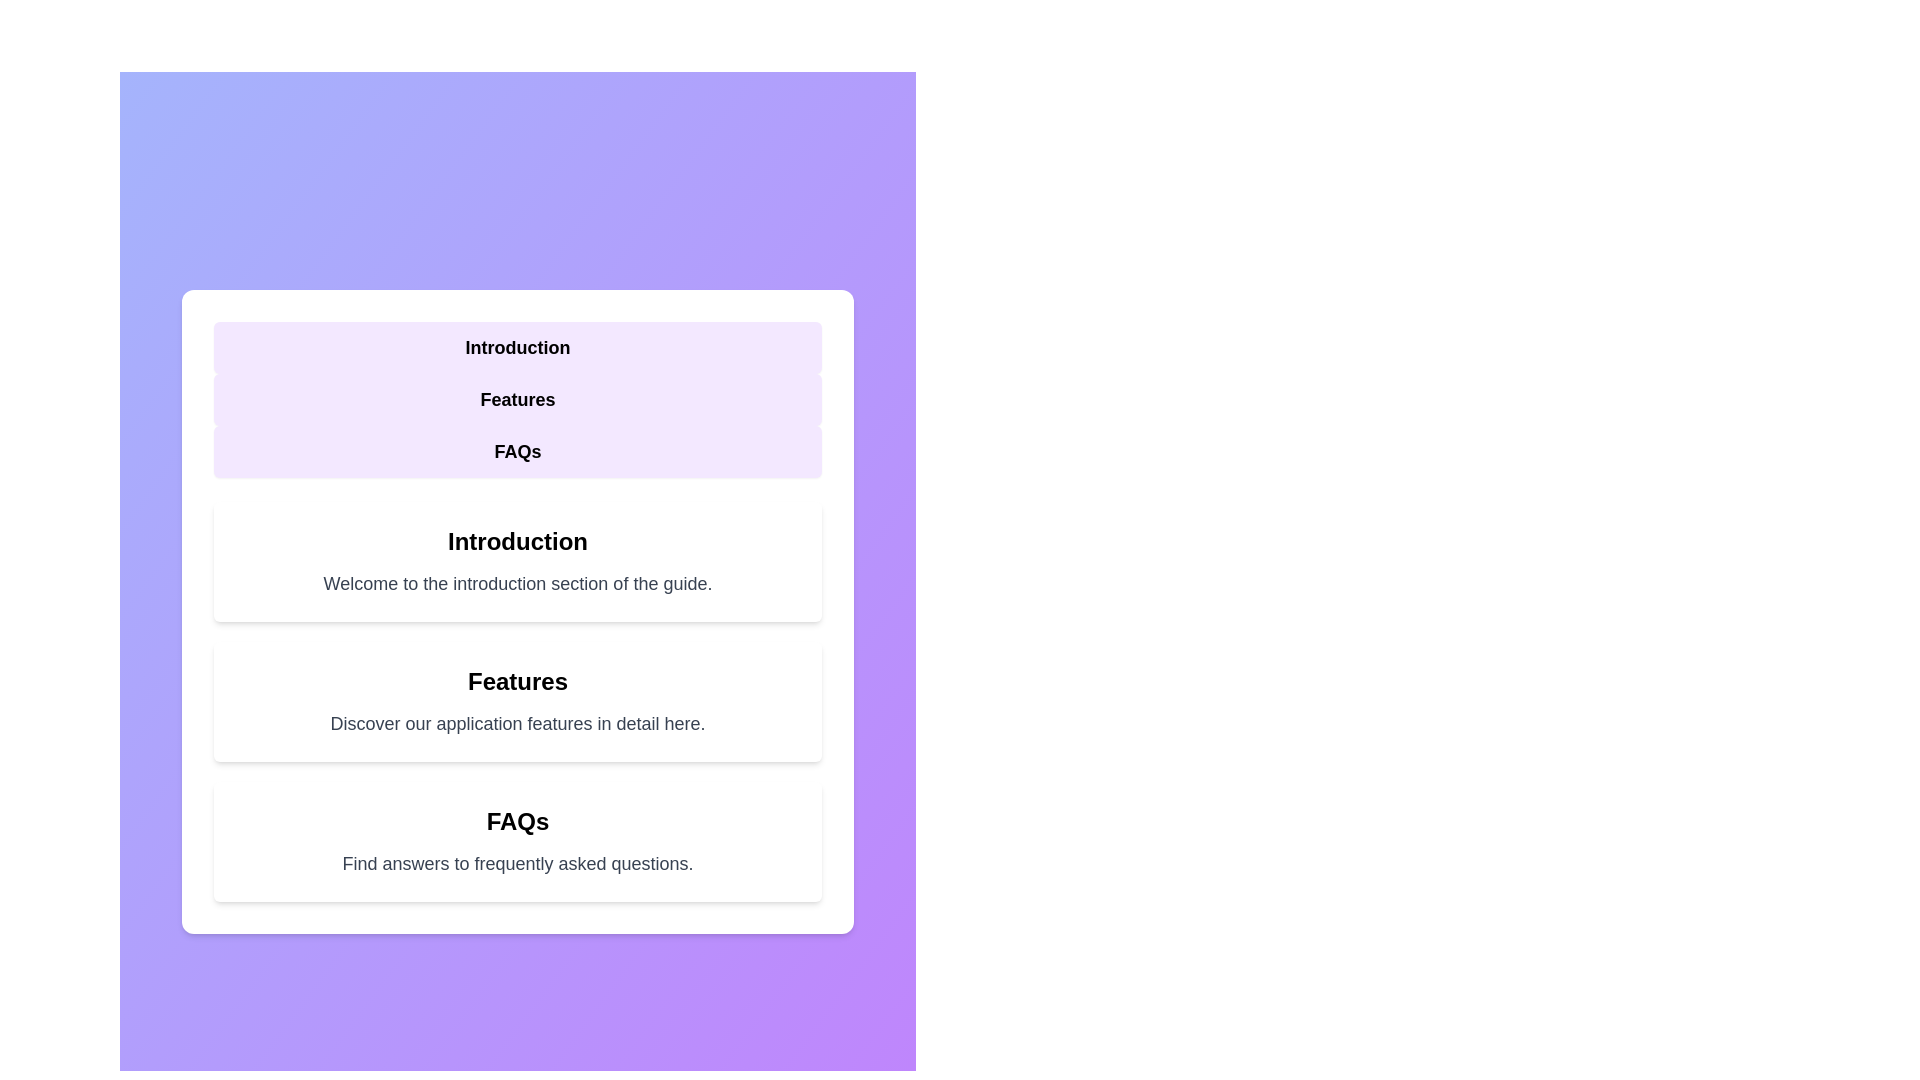 The width and height of the screenshot is (1920, 1080). Describe the element at coordinates (518, 451) in the screenshot. I see `the 'FAQs' button, which is a rectangular button with bold black text on a light purple background, positioned centrally in the lower section of a vertical stack of buttons` at that location.